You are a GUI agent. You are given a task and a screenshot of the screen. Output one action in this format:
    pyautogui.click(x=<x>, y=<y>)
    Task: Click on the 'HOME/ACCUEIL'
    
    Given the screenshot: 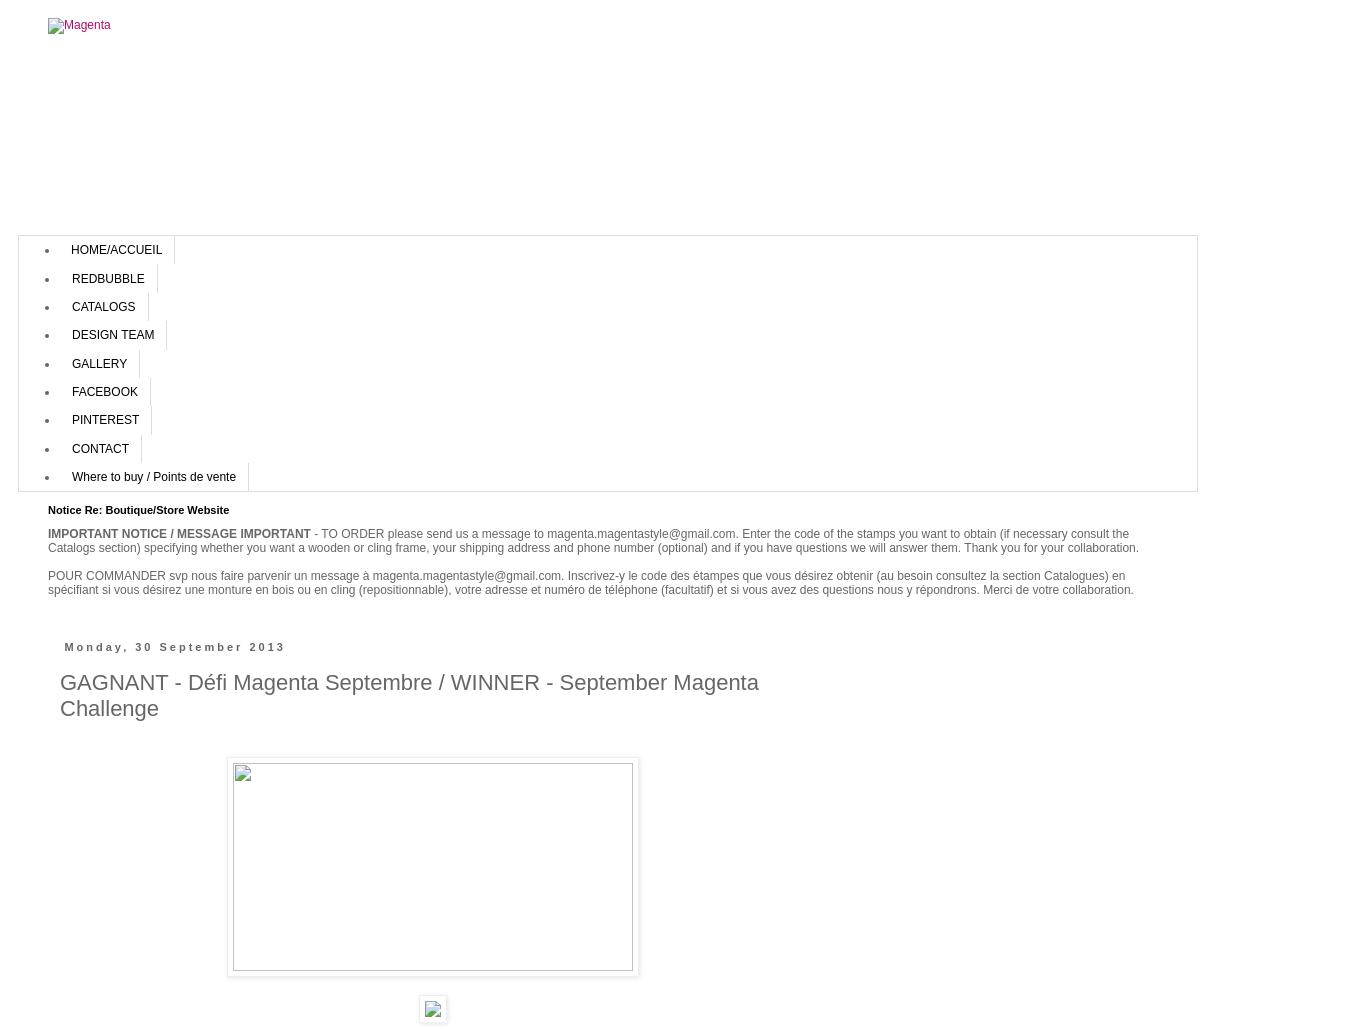 What is the action you would take?
    pyautogui.click(x=115, y=249)
    